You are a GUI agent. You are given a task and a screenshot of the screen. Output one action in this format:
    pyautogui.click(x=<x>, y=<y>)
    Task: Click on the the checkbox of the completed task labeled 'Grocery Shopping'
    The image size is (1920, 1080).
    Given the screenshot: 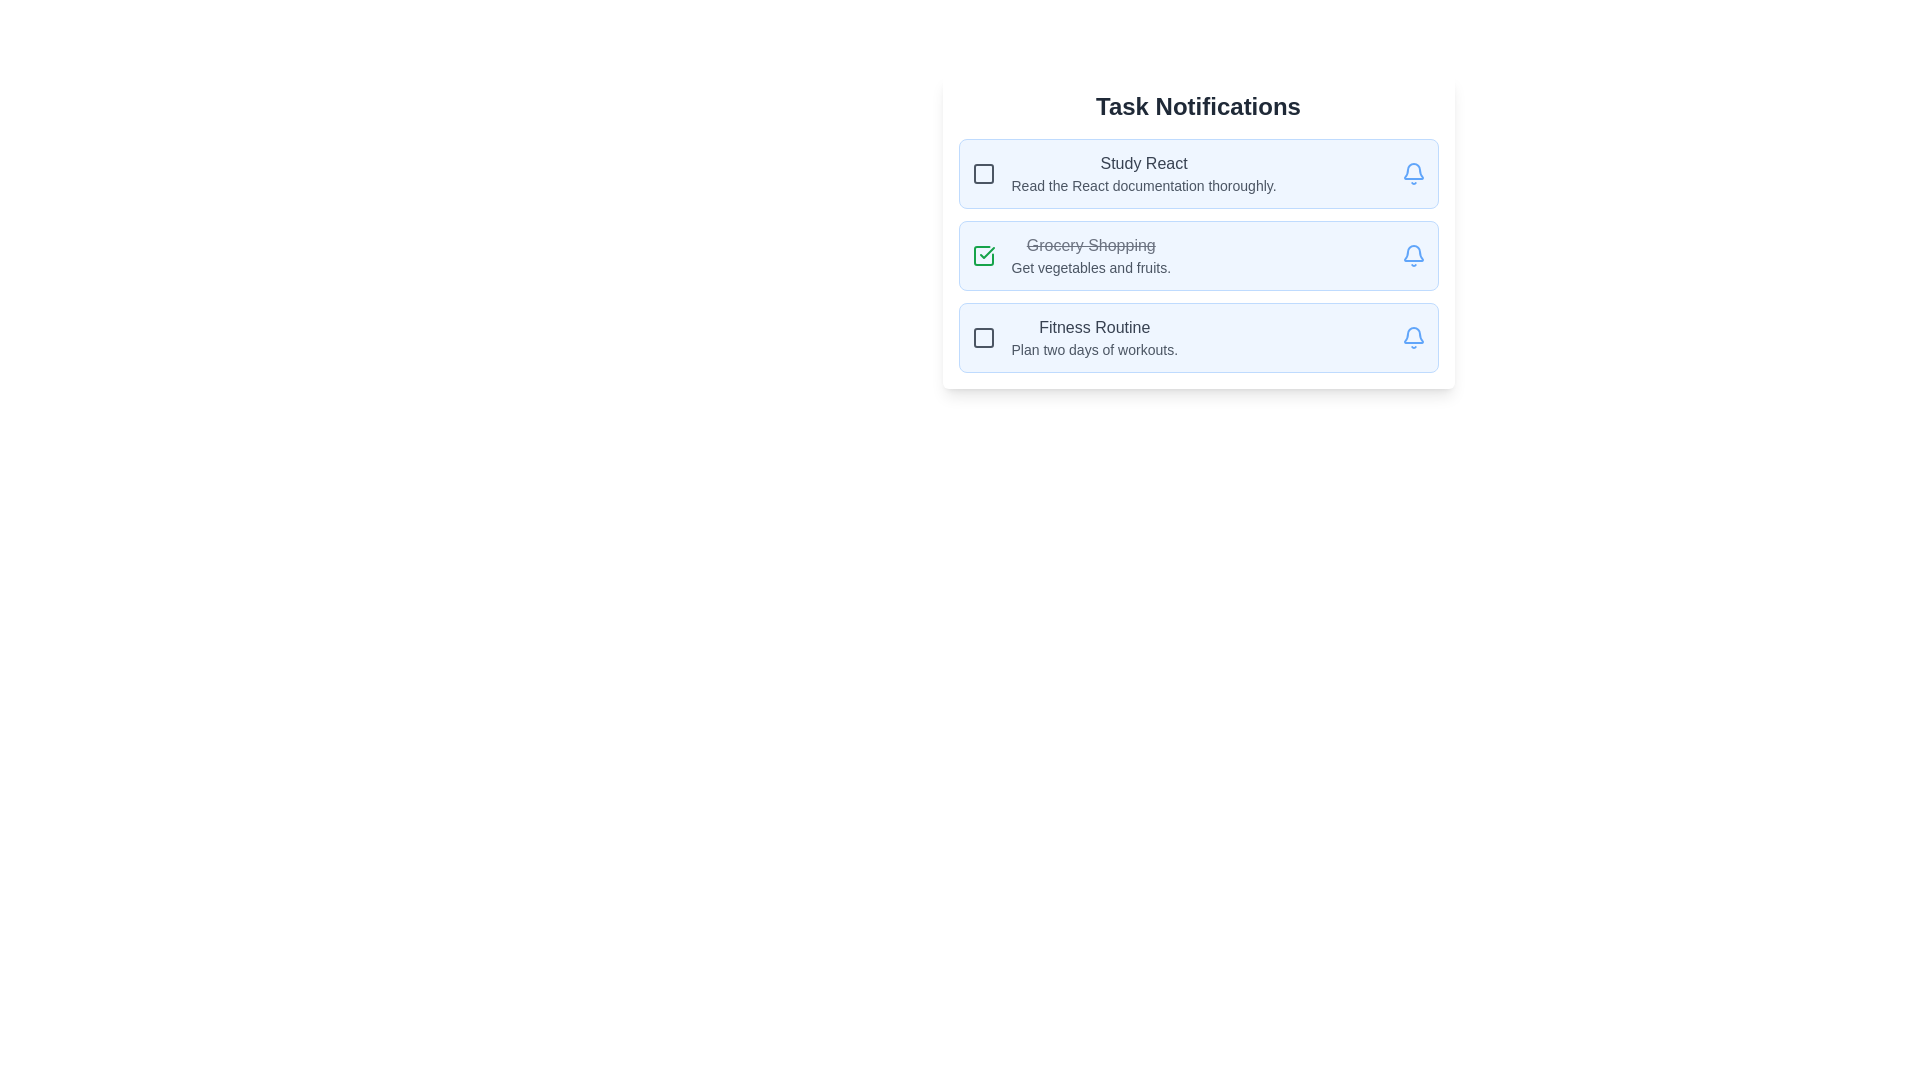 What is the action you would take?
    pyautogui.click(x=1069, y=254)
    